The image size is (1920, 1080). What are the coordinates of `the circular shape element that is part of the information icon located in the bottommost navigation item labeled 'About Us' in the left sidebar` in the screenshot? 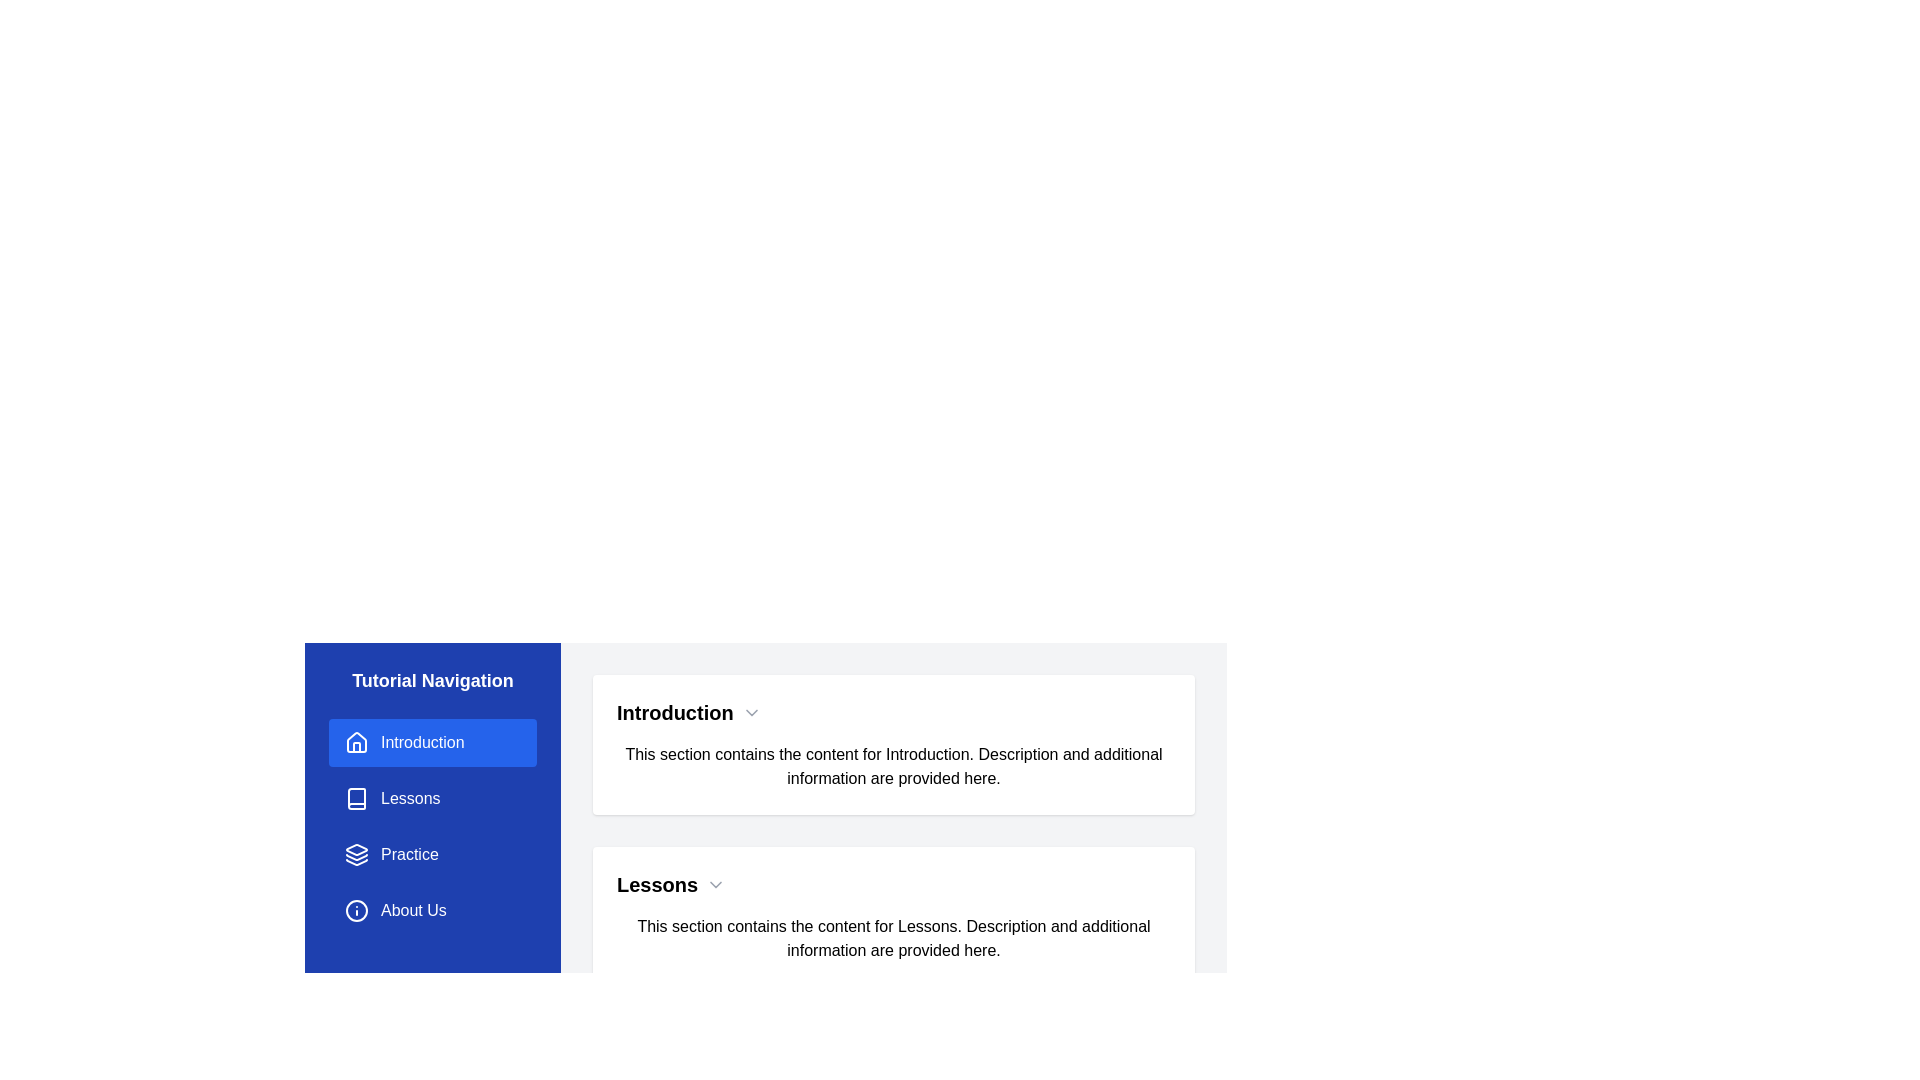 It's located at (356, 910).